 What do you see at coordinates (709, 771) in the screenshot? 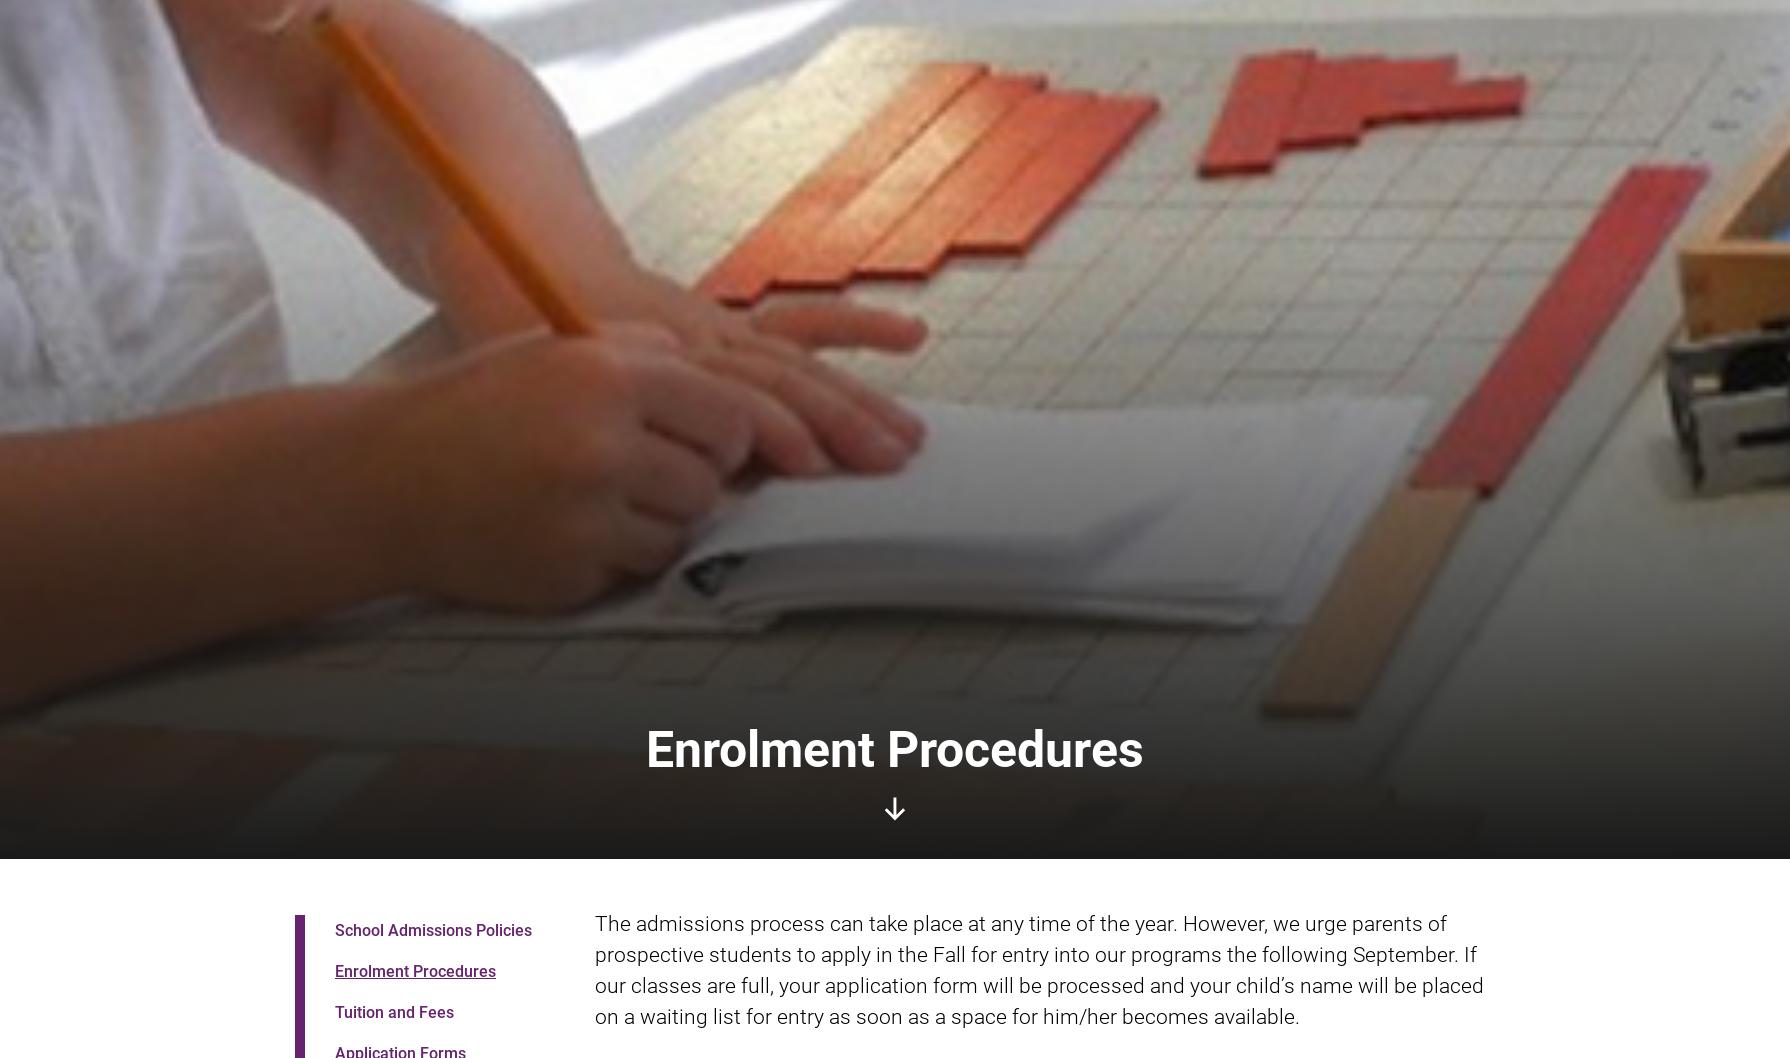
I see `'650 Lyon Street South, Ottawa, ON, K1S 3Z7'` at bounding box center [709, 771].